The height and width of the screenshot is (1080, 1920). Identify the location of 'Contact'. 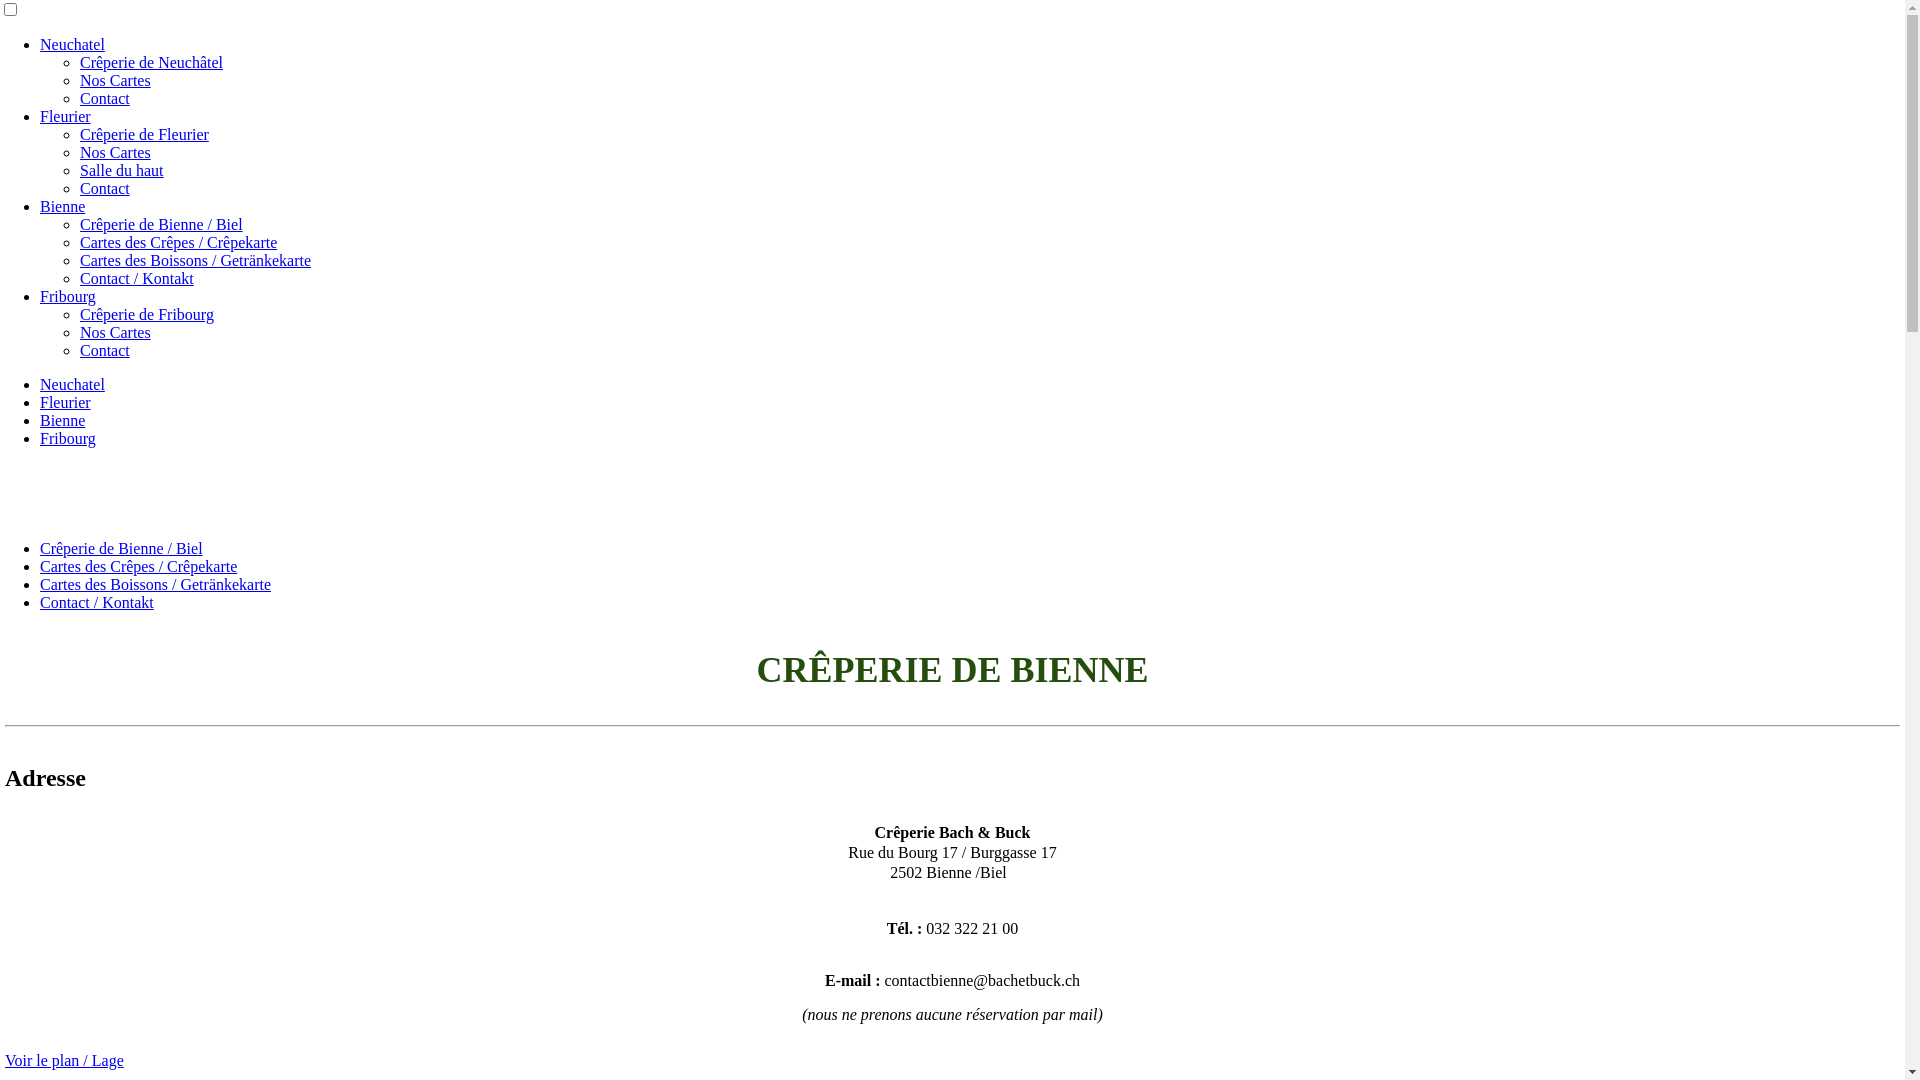
(104, 188).